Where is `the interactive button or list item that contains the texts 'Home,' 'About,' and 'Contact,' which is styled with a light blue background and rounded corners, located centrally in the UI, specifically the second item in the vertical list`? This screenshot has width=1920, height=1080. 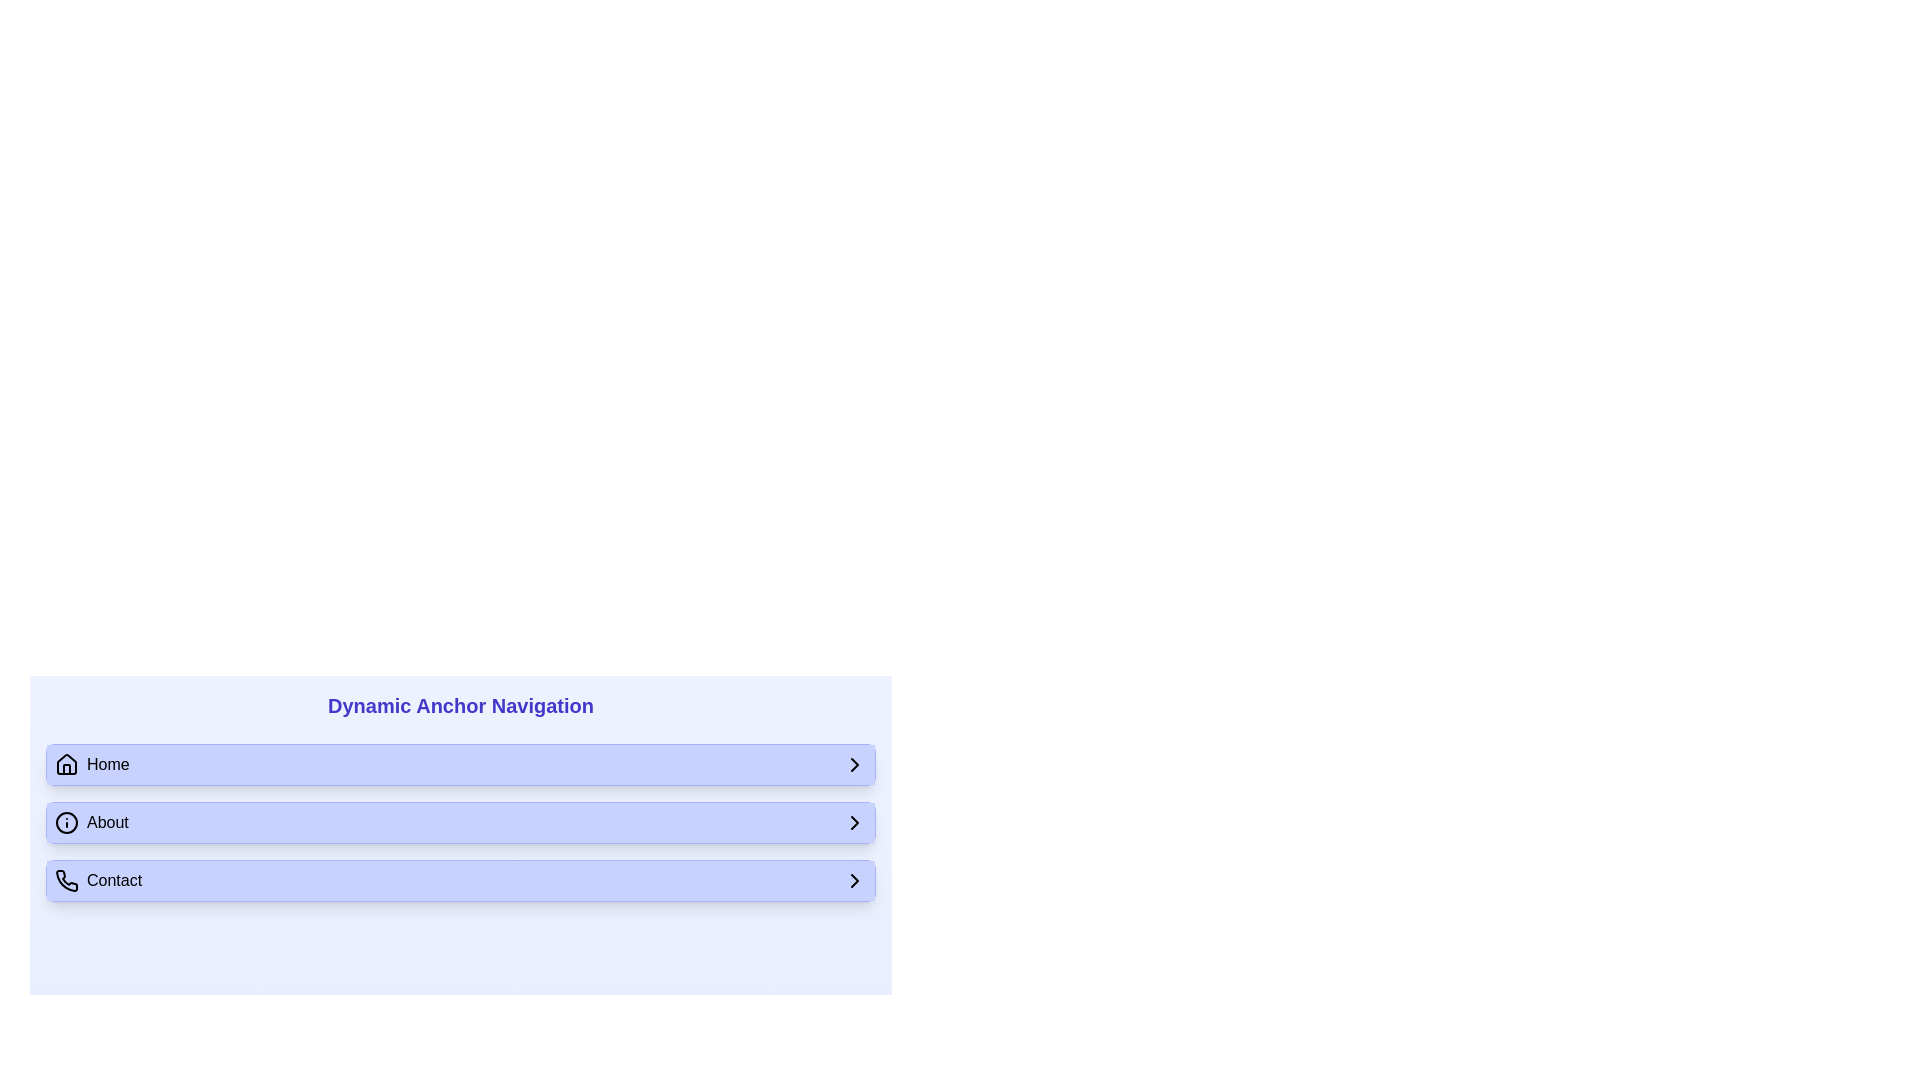
the interactive button or list item that contains the texts 'Home,' 'About,' and 'Contact,' which is styled with a light blue background and rounded corners, located centrally in the UI, specifically the second item in the vertical list is located at coordinates (459, 822).